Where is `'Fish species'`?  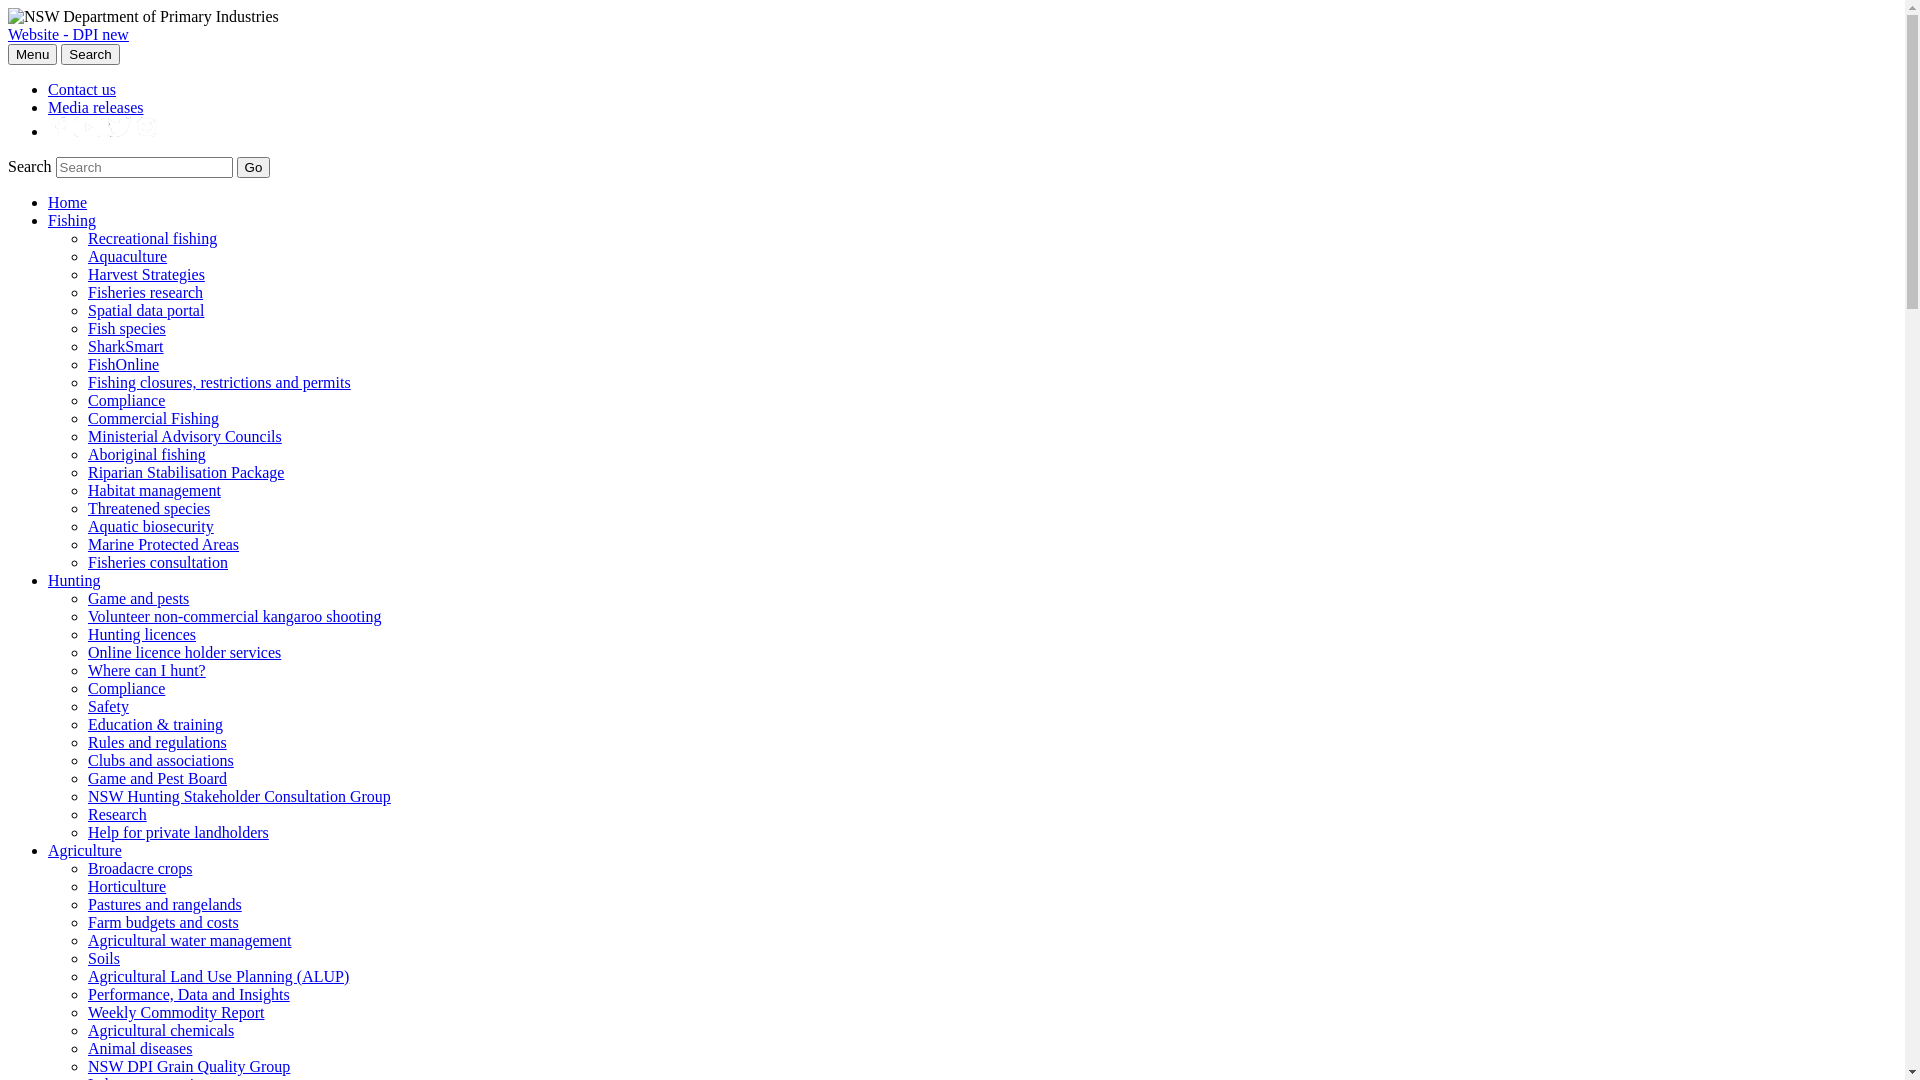 'Fish species' is located at coordinates (125, 327).